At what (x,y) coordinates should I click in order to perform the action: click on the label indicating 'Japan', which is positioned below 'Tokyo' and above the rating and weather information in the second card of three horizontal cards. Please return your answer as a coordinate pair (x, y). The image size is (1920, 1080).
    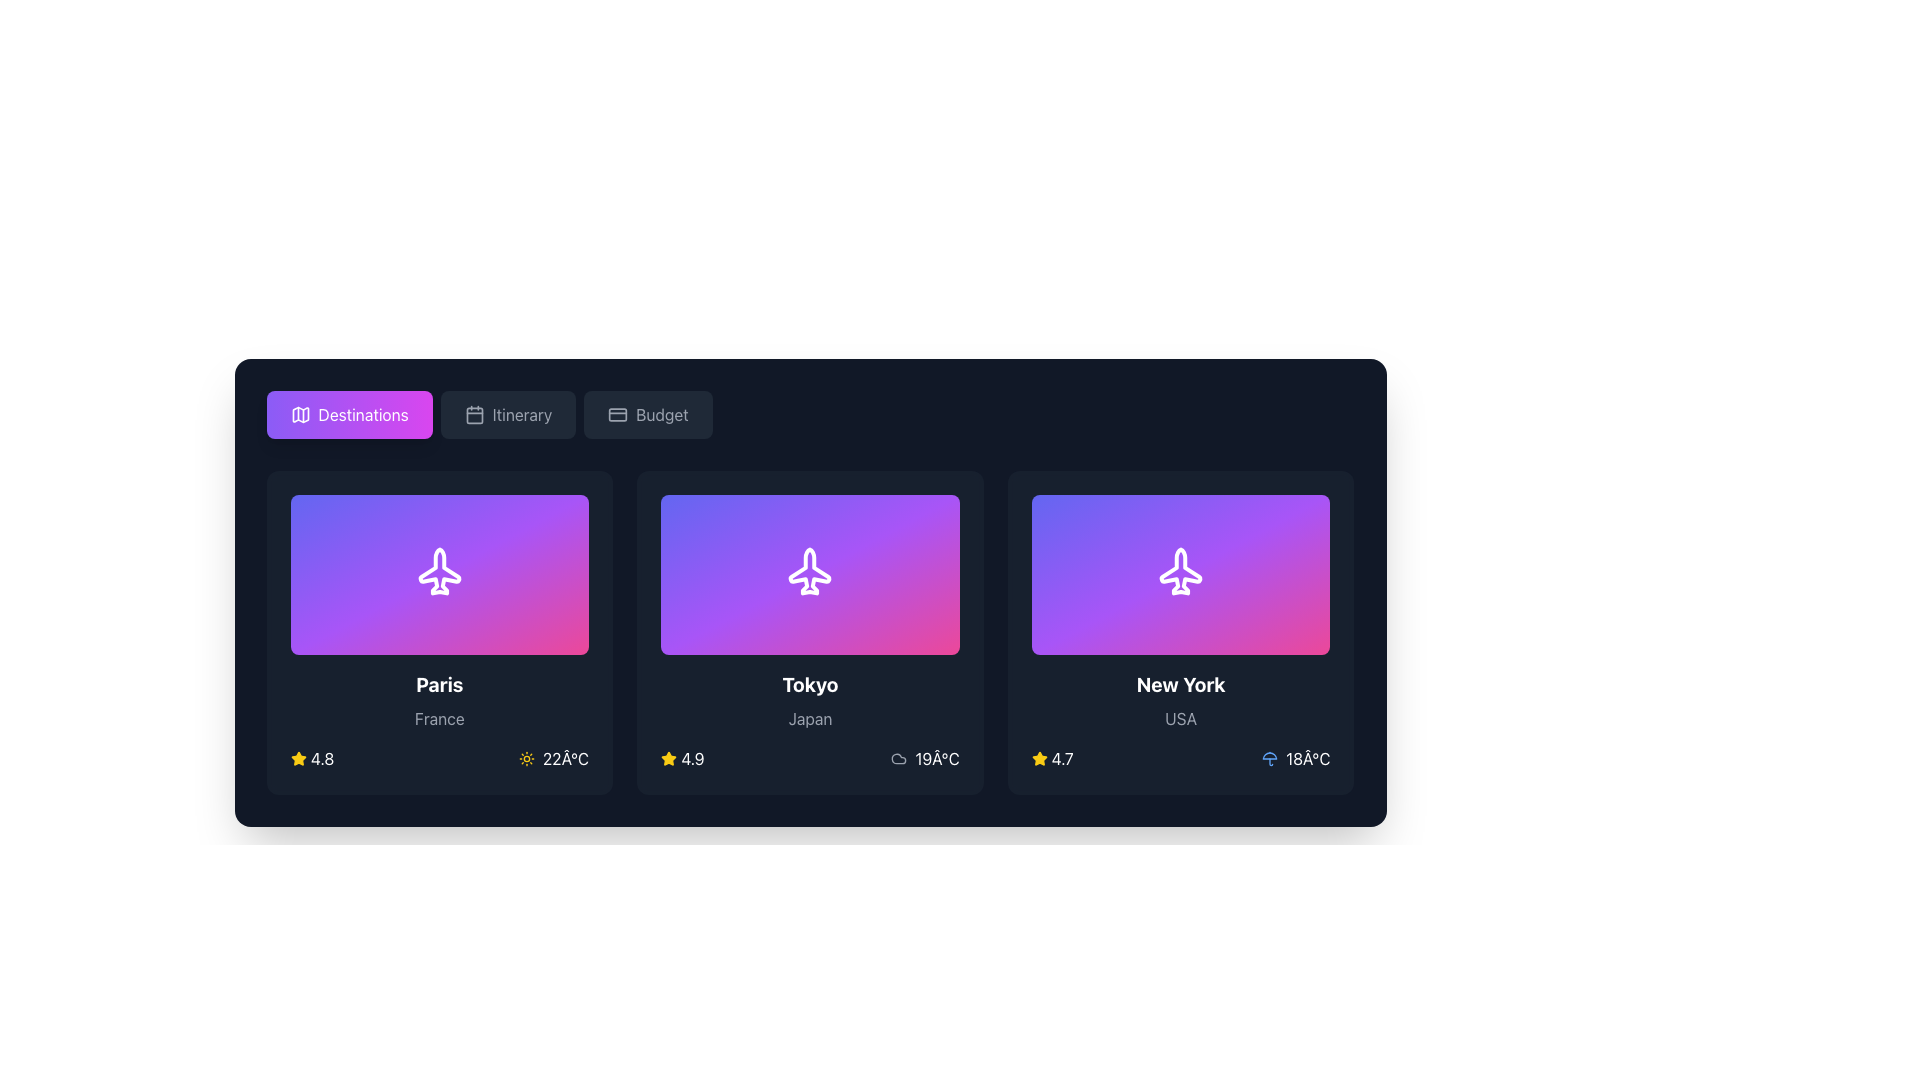
    Looking at the image, I should click on (810, 717).